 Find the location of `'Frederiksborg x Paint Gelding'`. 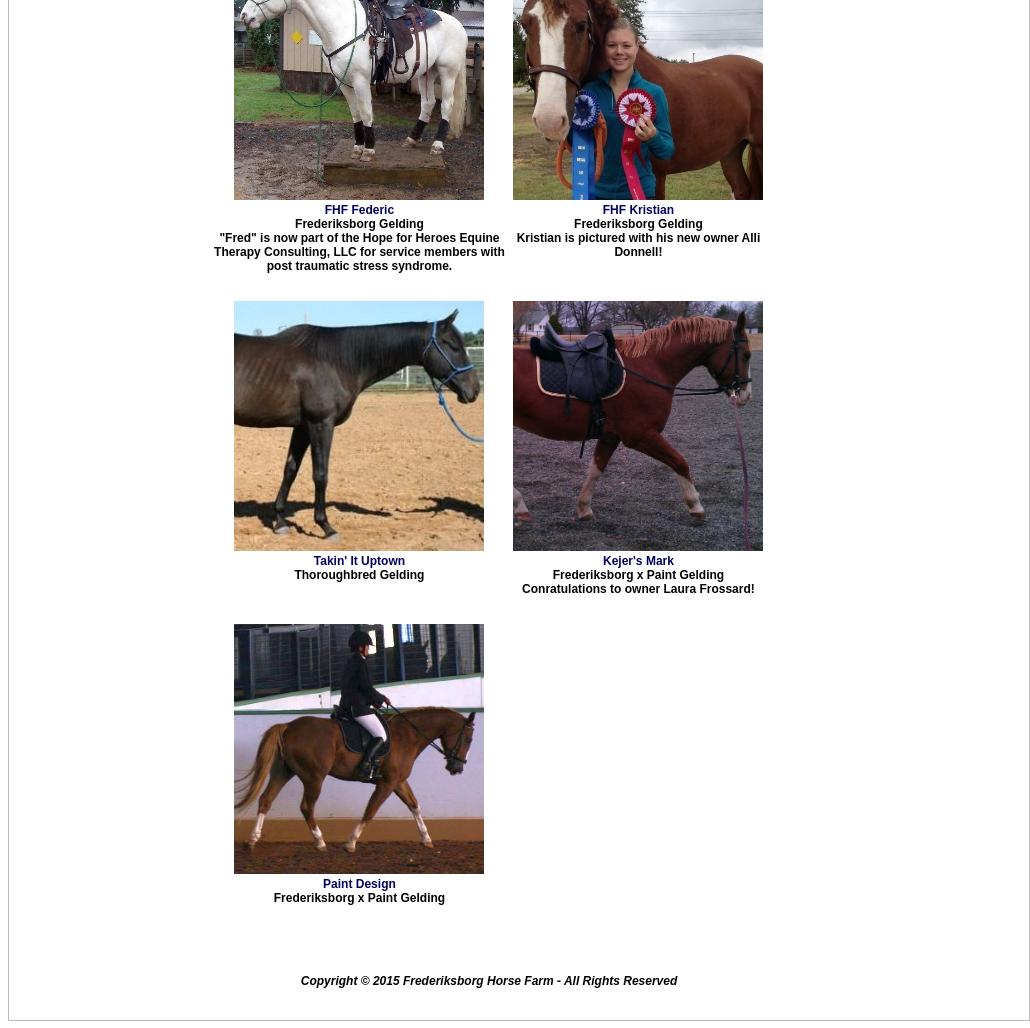

'Frederiksborg x Paint Gelding' is located at coordinates (636, 574).